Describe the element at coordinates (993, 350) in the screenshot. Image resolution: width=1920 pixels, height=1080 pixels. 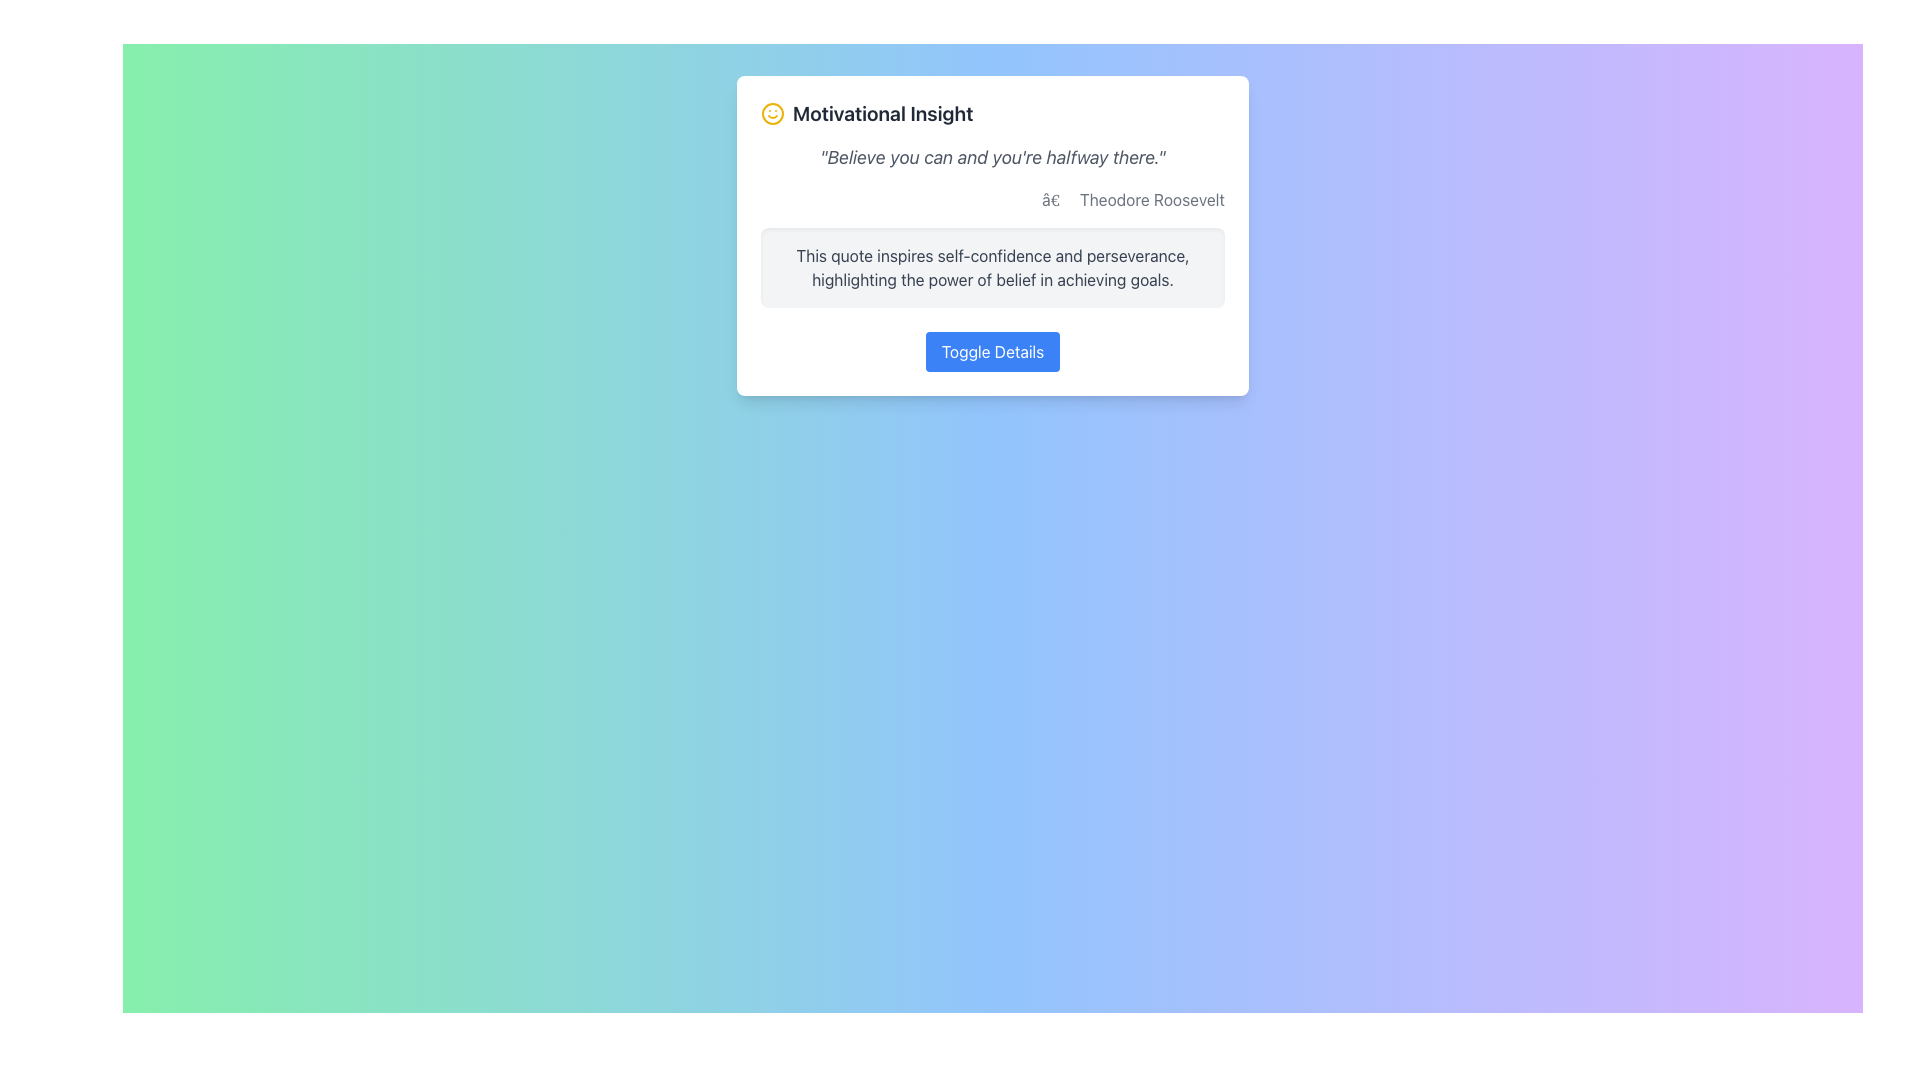
I see `the 'Toggle Details' button, which is a rectangular button with a blue background and rounded corners` at that location.